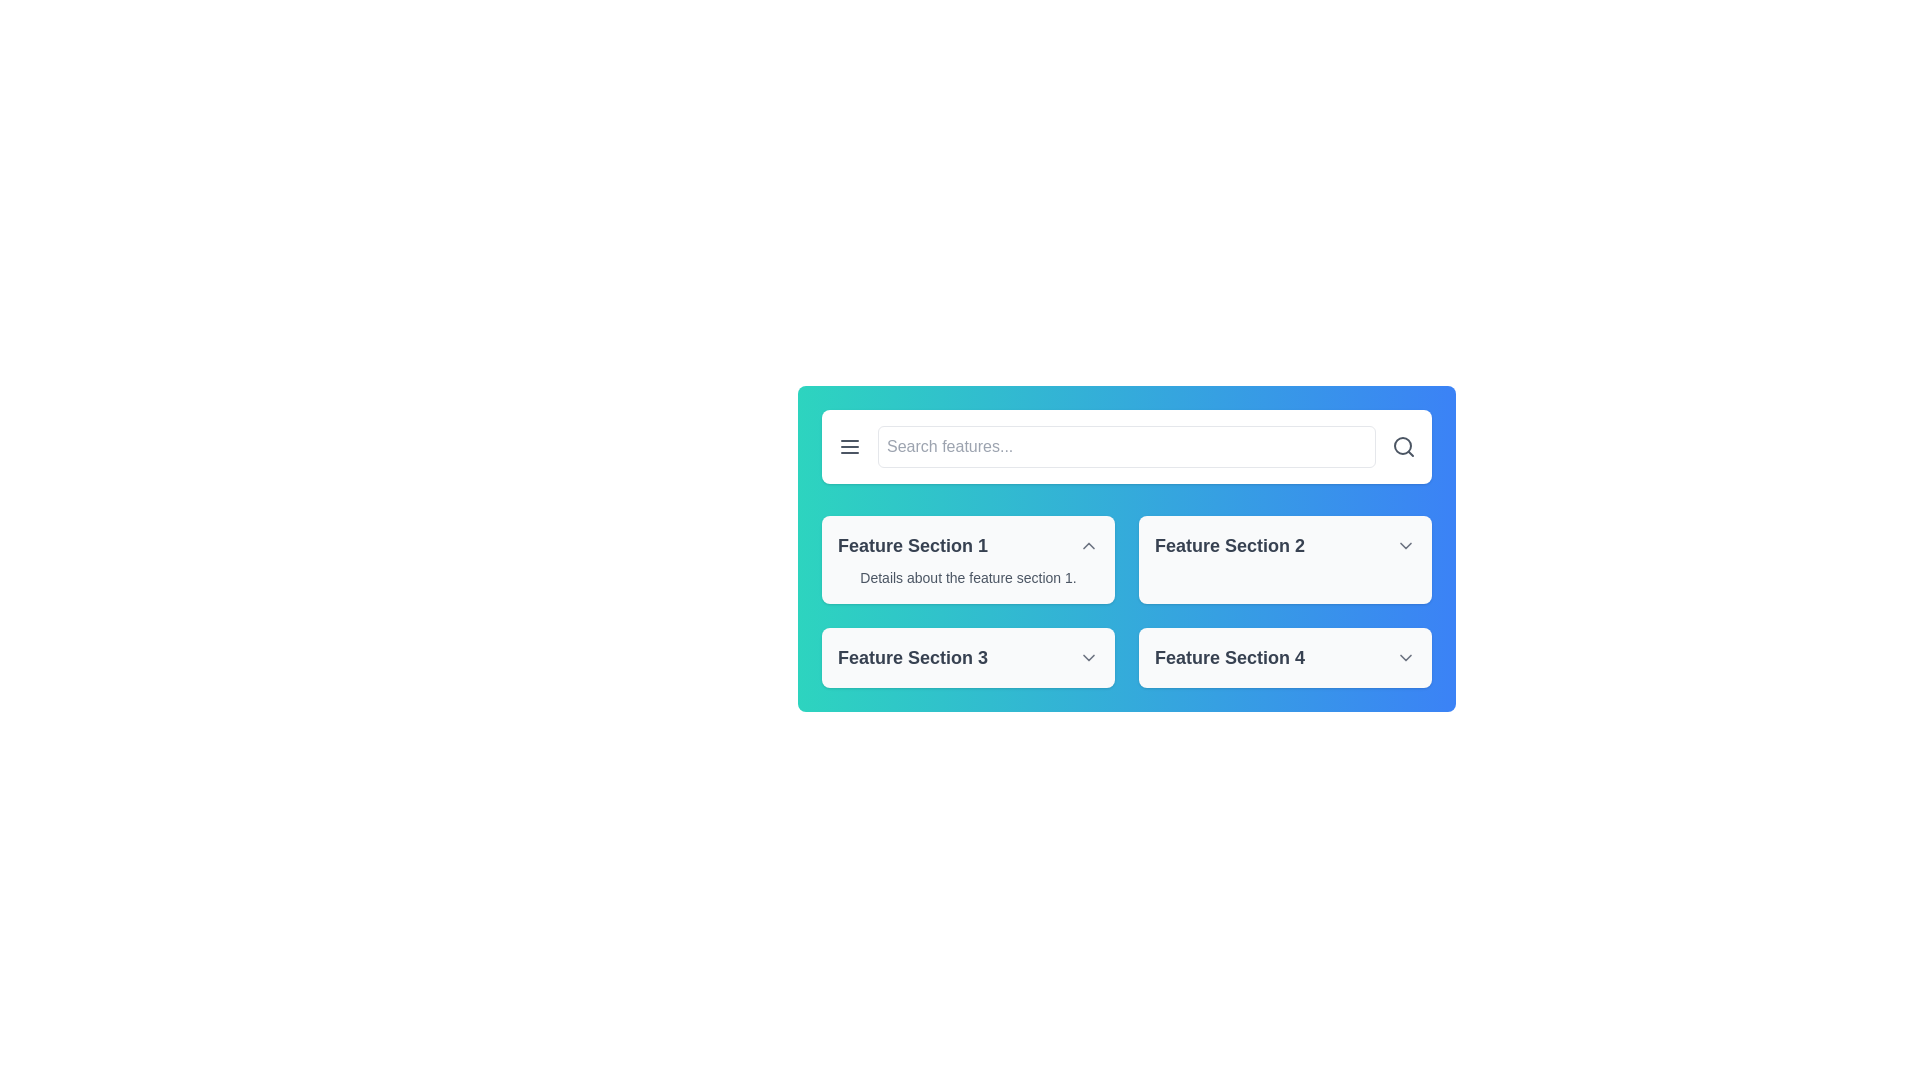  Describe the element at coordinates (968, 546) in the screenshot. I see `the chevron on the collapsible header` at that location.